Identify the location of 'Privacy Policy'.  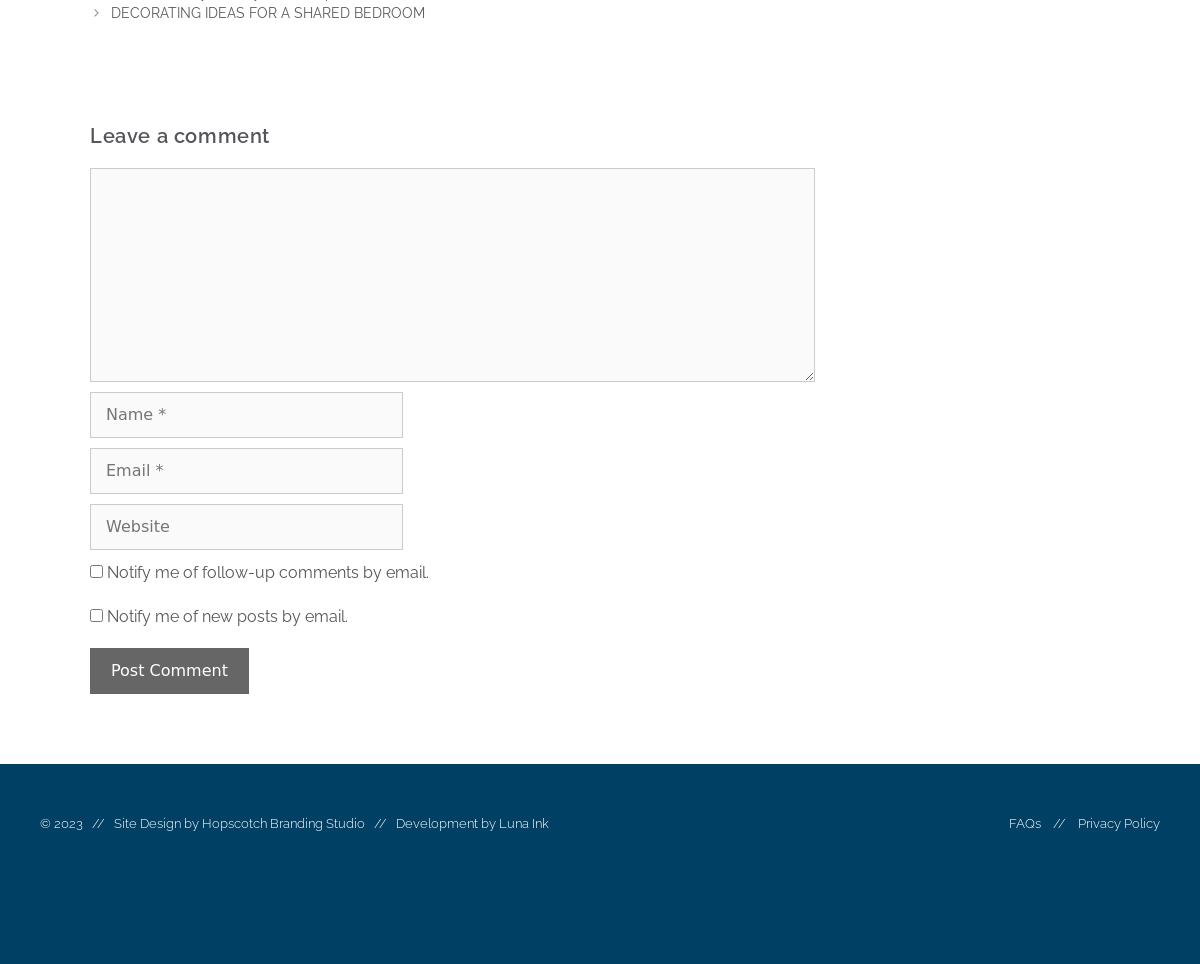
(1117, 822).